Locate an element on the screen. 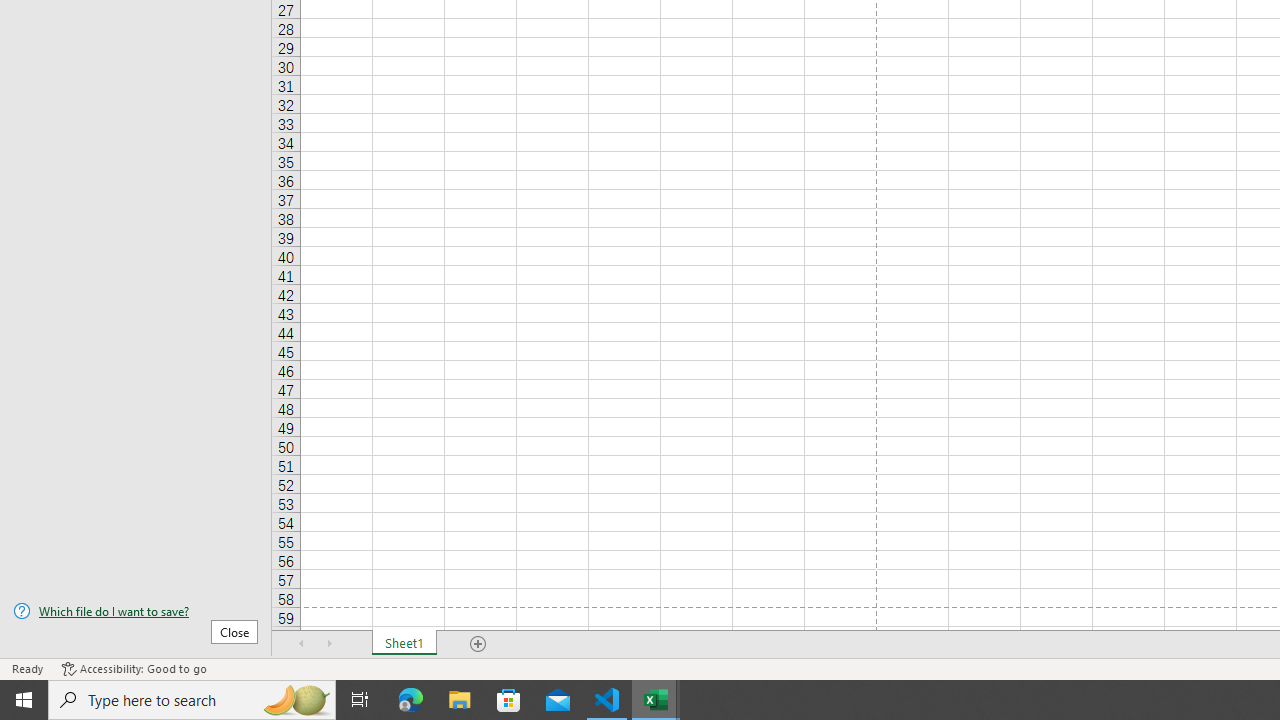 This screenshot has width=1280, height=720. 'Scroll Right' is located at coordinates (330, 644).